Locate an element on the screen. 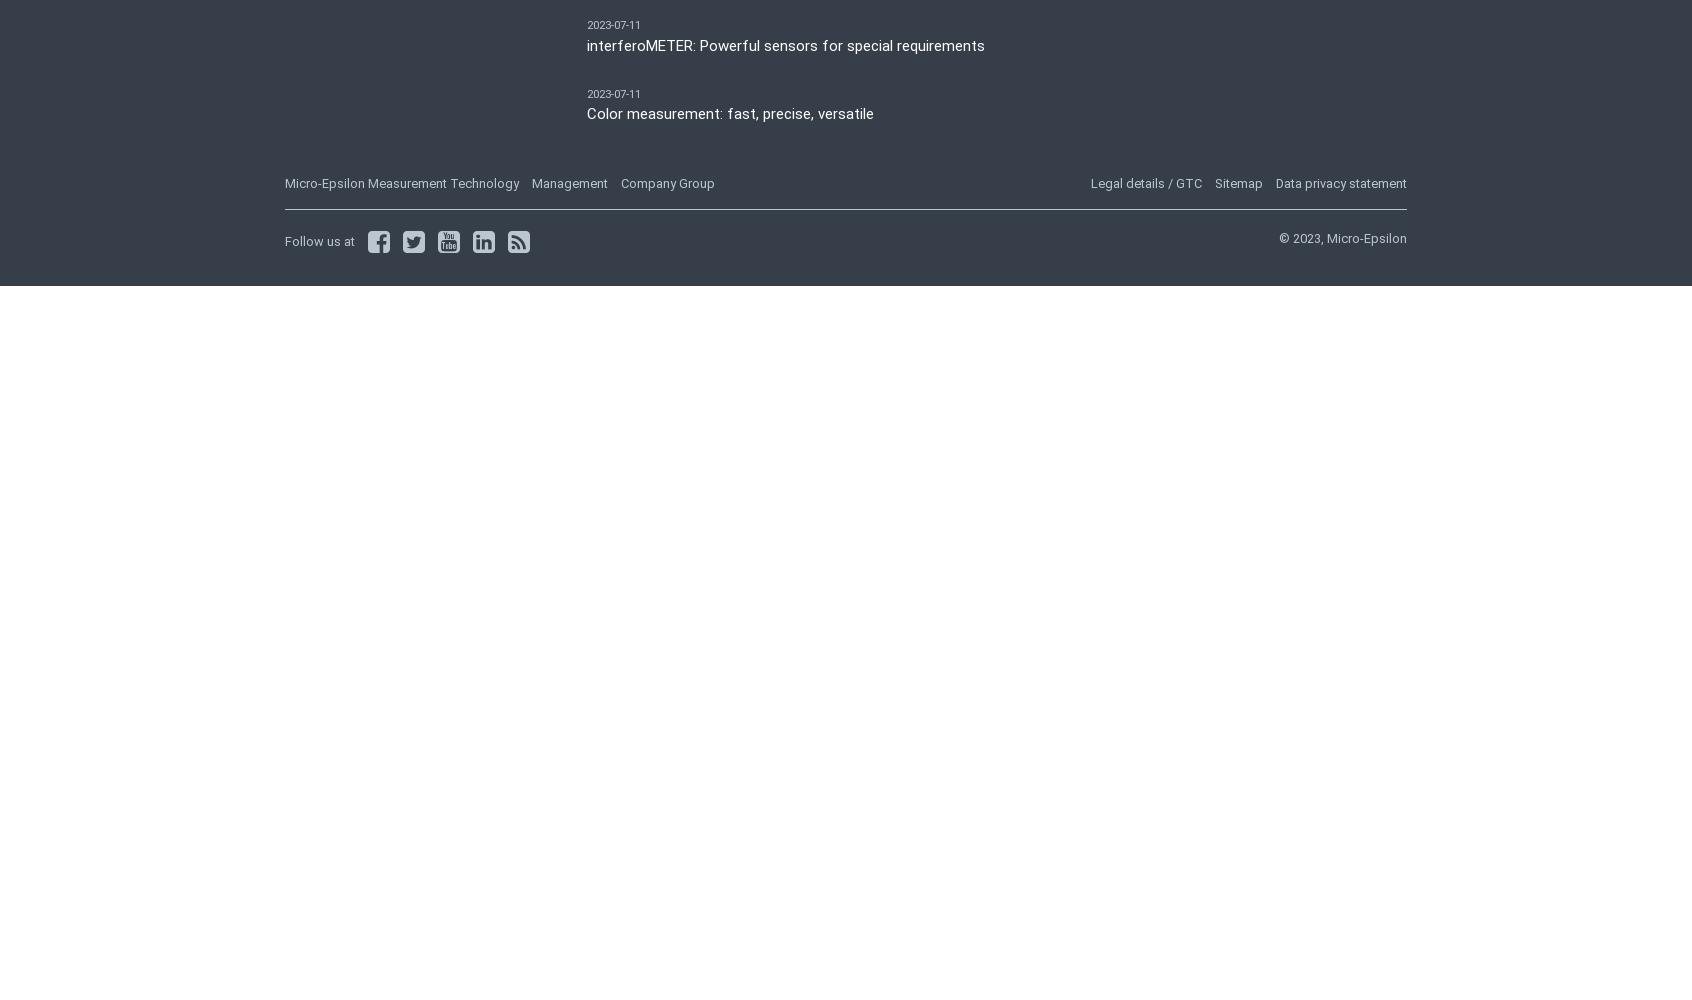 This screenshot has height=1000, width=1692. 'Company Group' is located at coordinates (668, 183).